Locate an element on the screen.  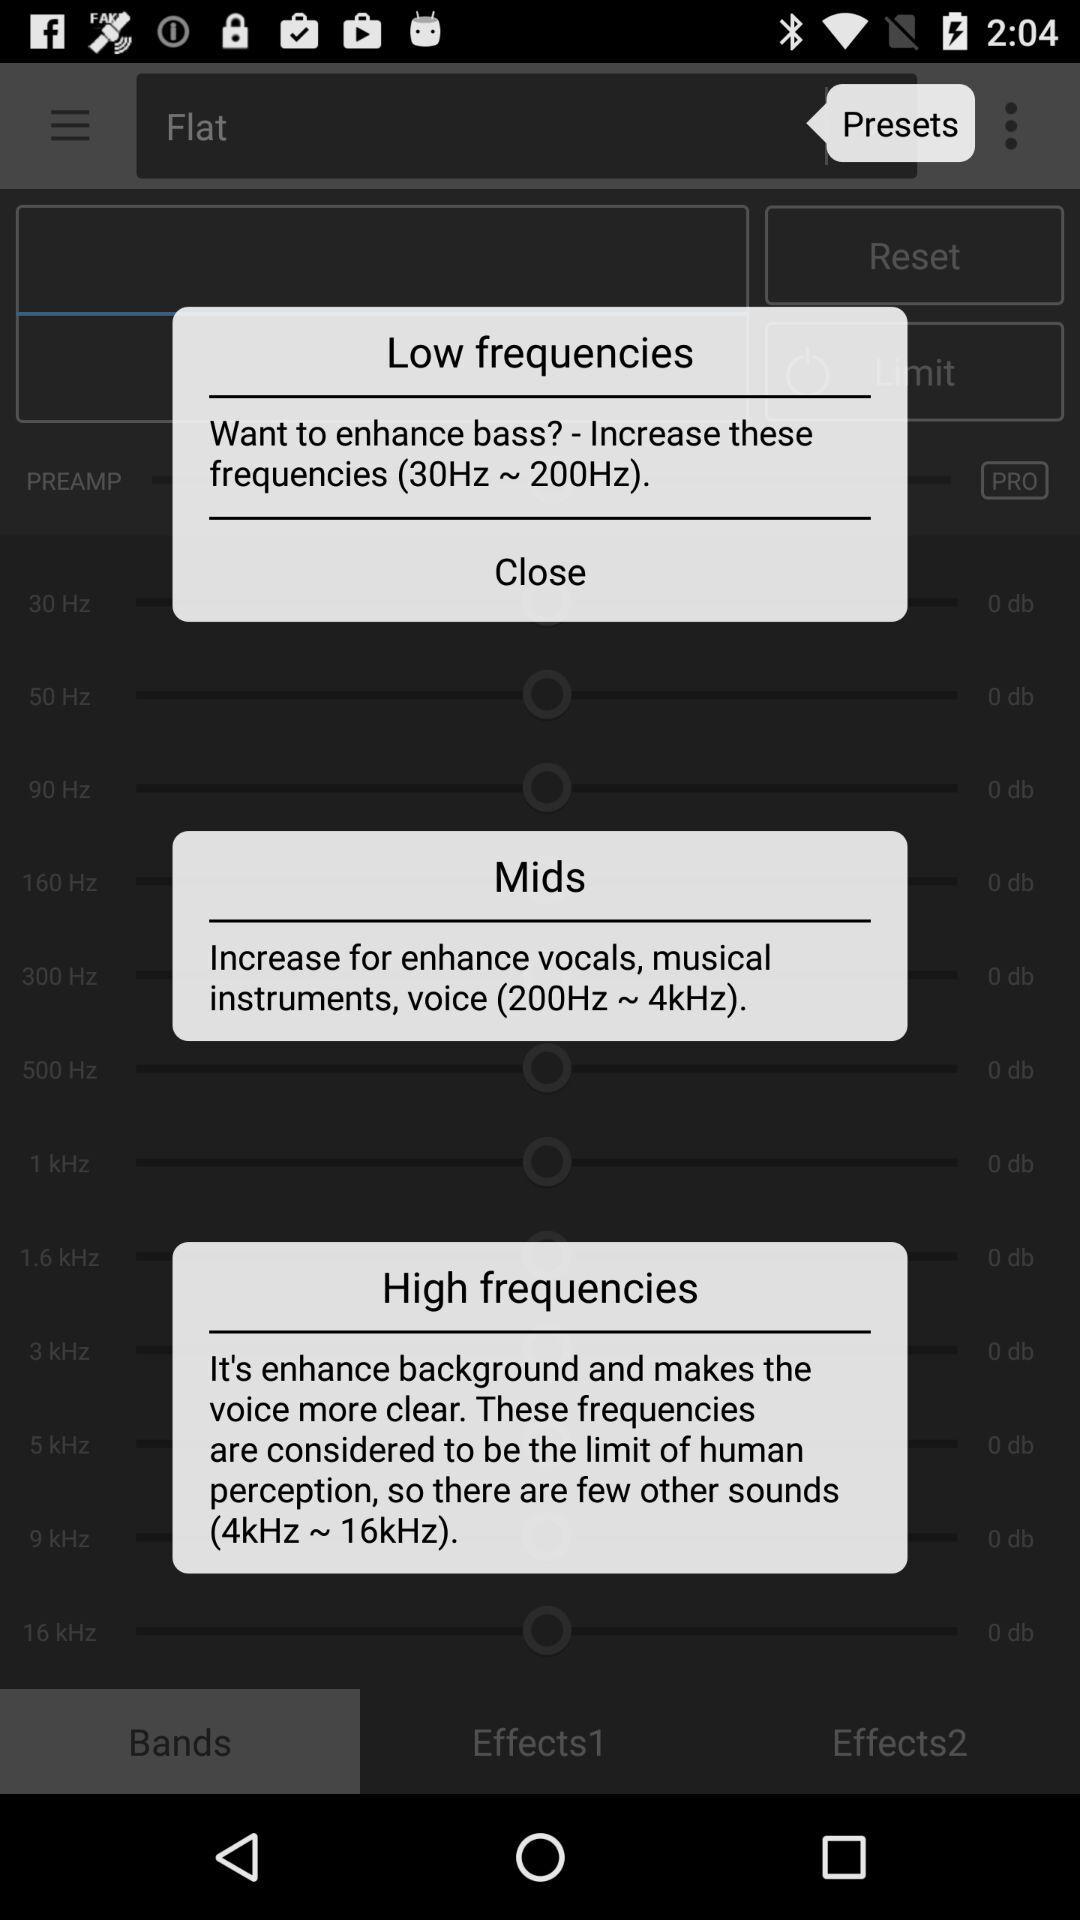
the close is located at coordinates (540, 569).